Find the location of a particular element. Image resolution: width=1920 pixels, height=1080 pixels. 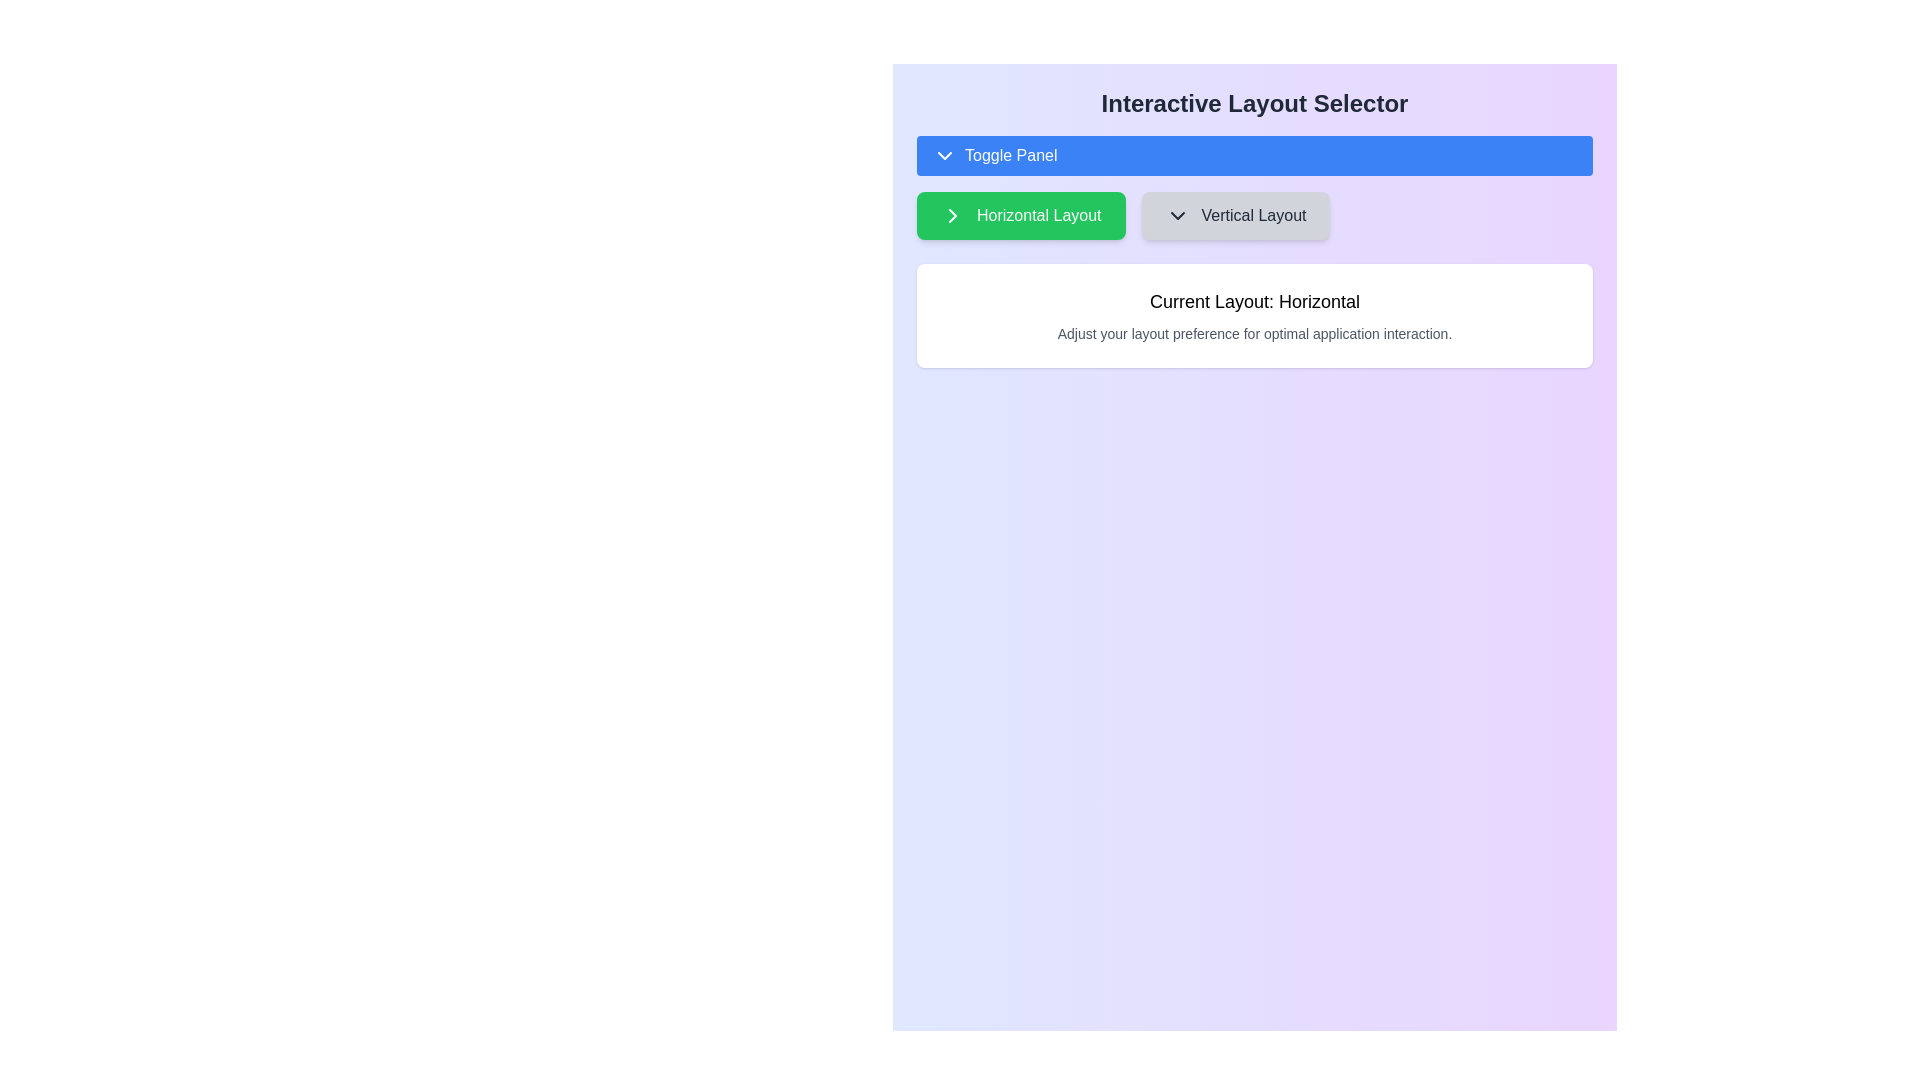

'Vertical Layout' button to switch the layout is located at coordinates (1234, 216).